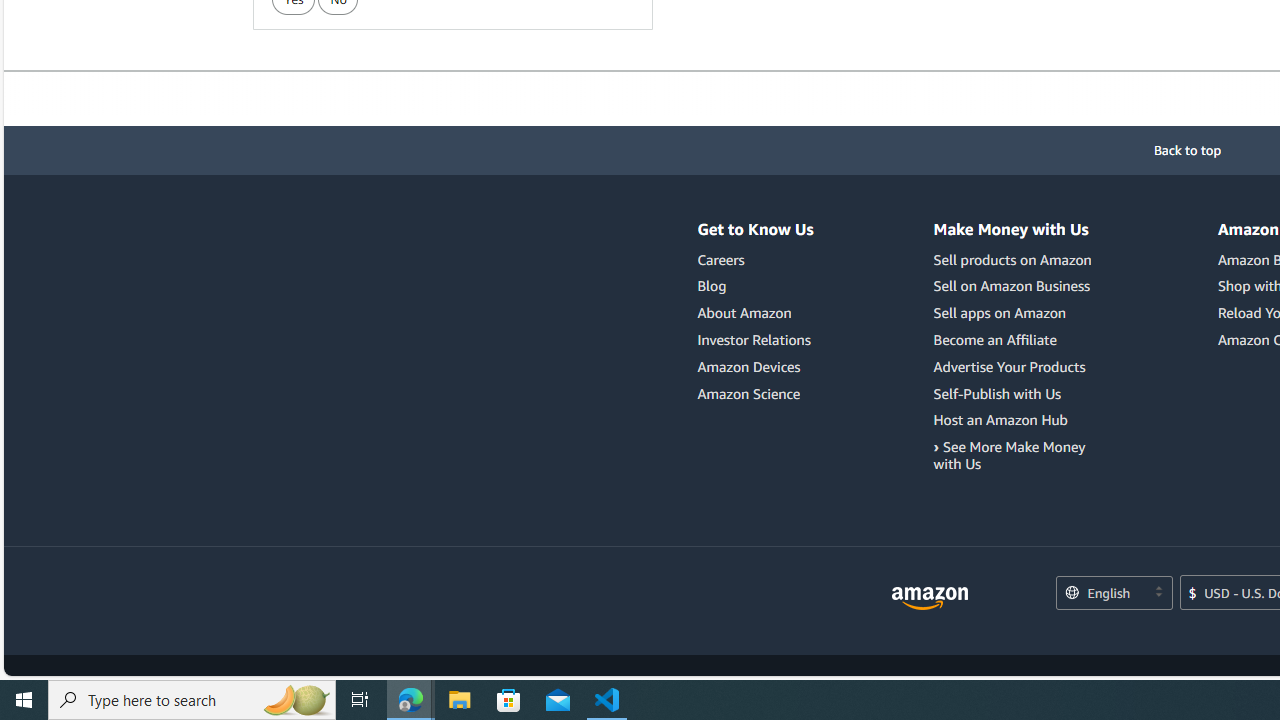 This screenshot has height=720, width=1280. Describe the element at coordinates (1015, 366) in the screenshot. I see `'Advertise Your Products'` at that location.